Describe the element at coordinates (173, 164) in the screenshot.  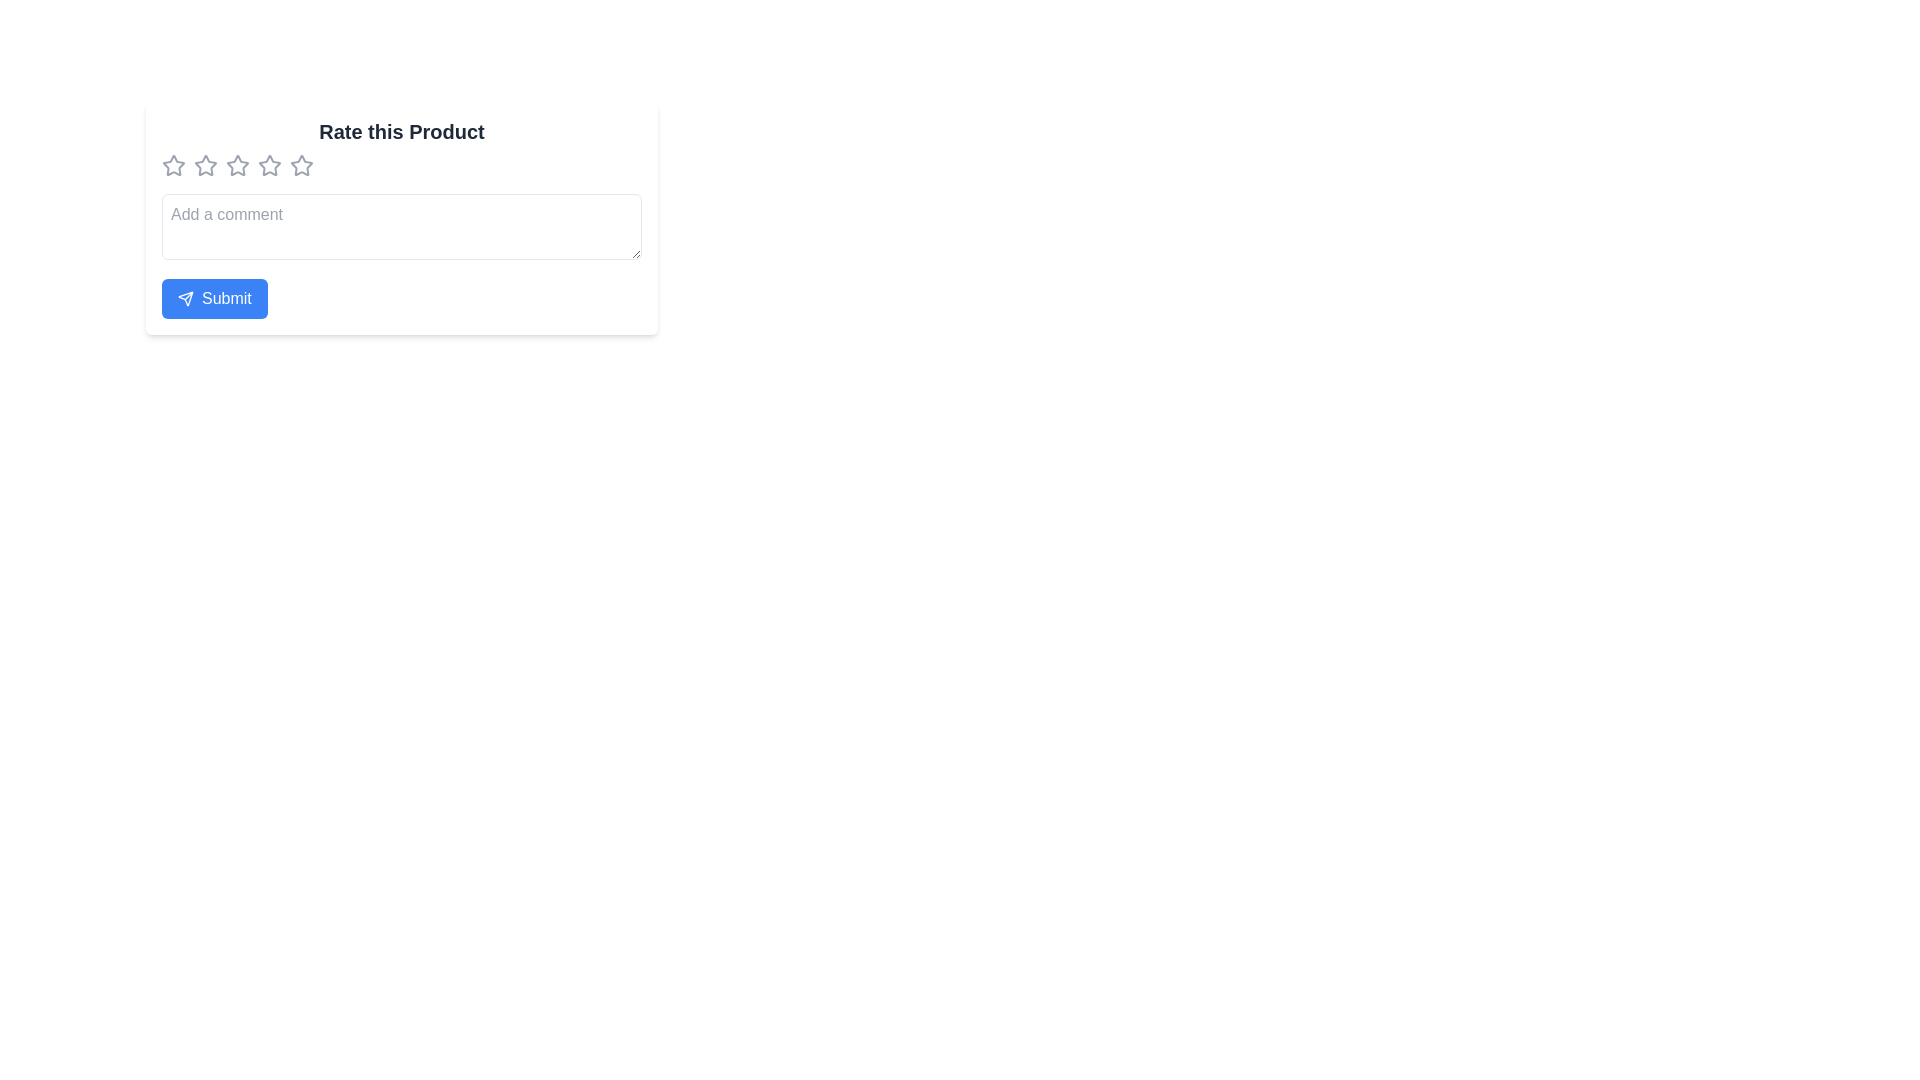
I see `the first star icon in the rating section` at that location.